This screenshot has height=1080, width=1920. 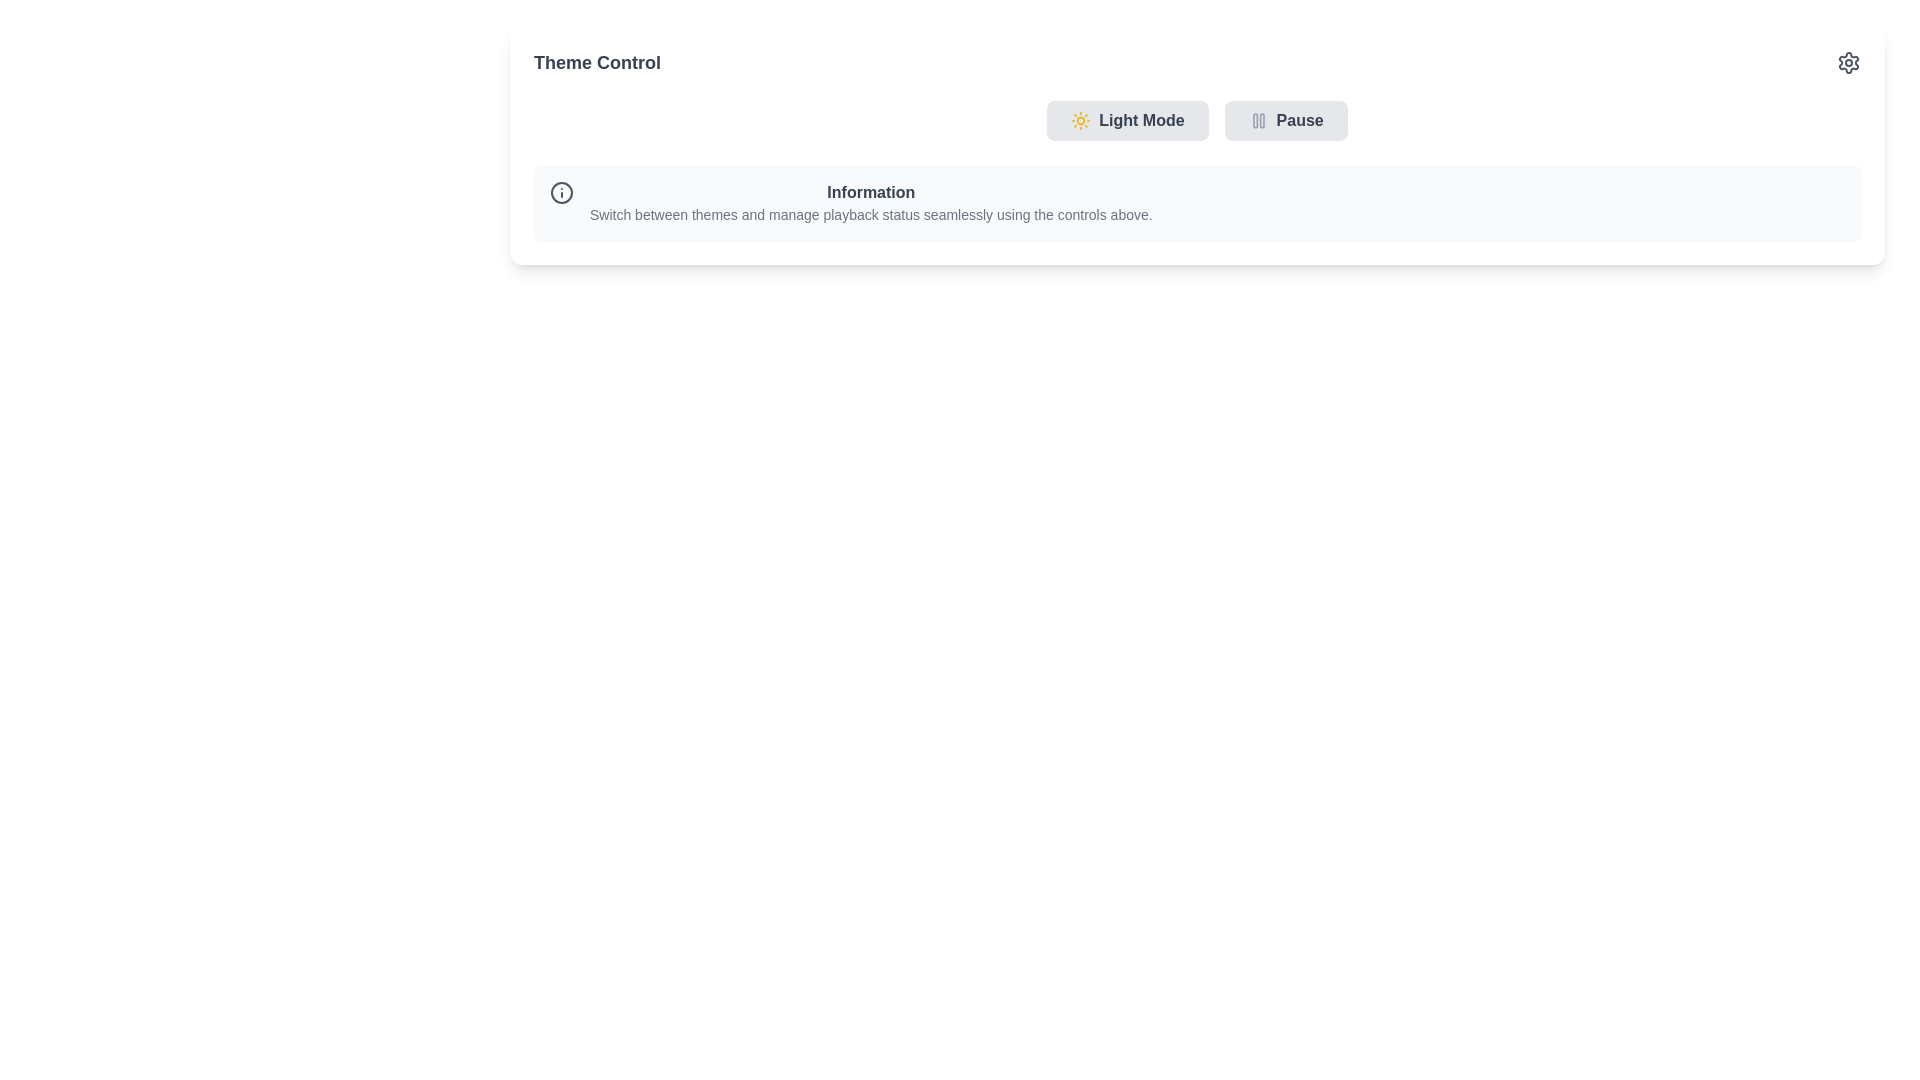 What do you see at coordinates (560, 192) in the screenshot?
I see `the central circle of the information icon, which is visually part of the design and symbolizes an 'Info' or 'Help' feature, located adjacent to the 'Theme Control' header` at bounding box center [560, 192].